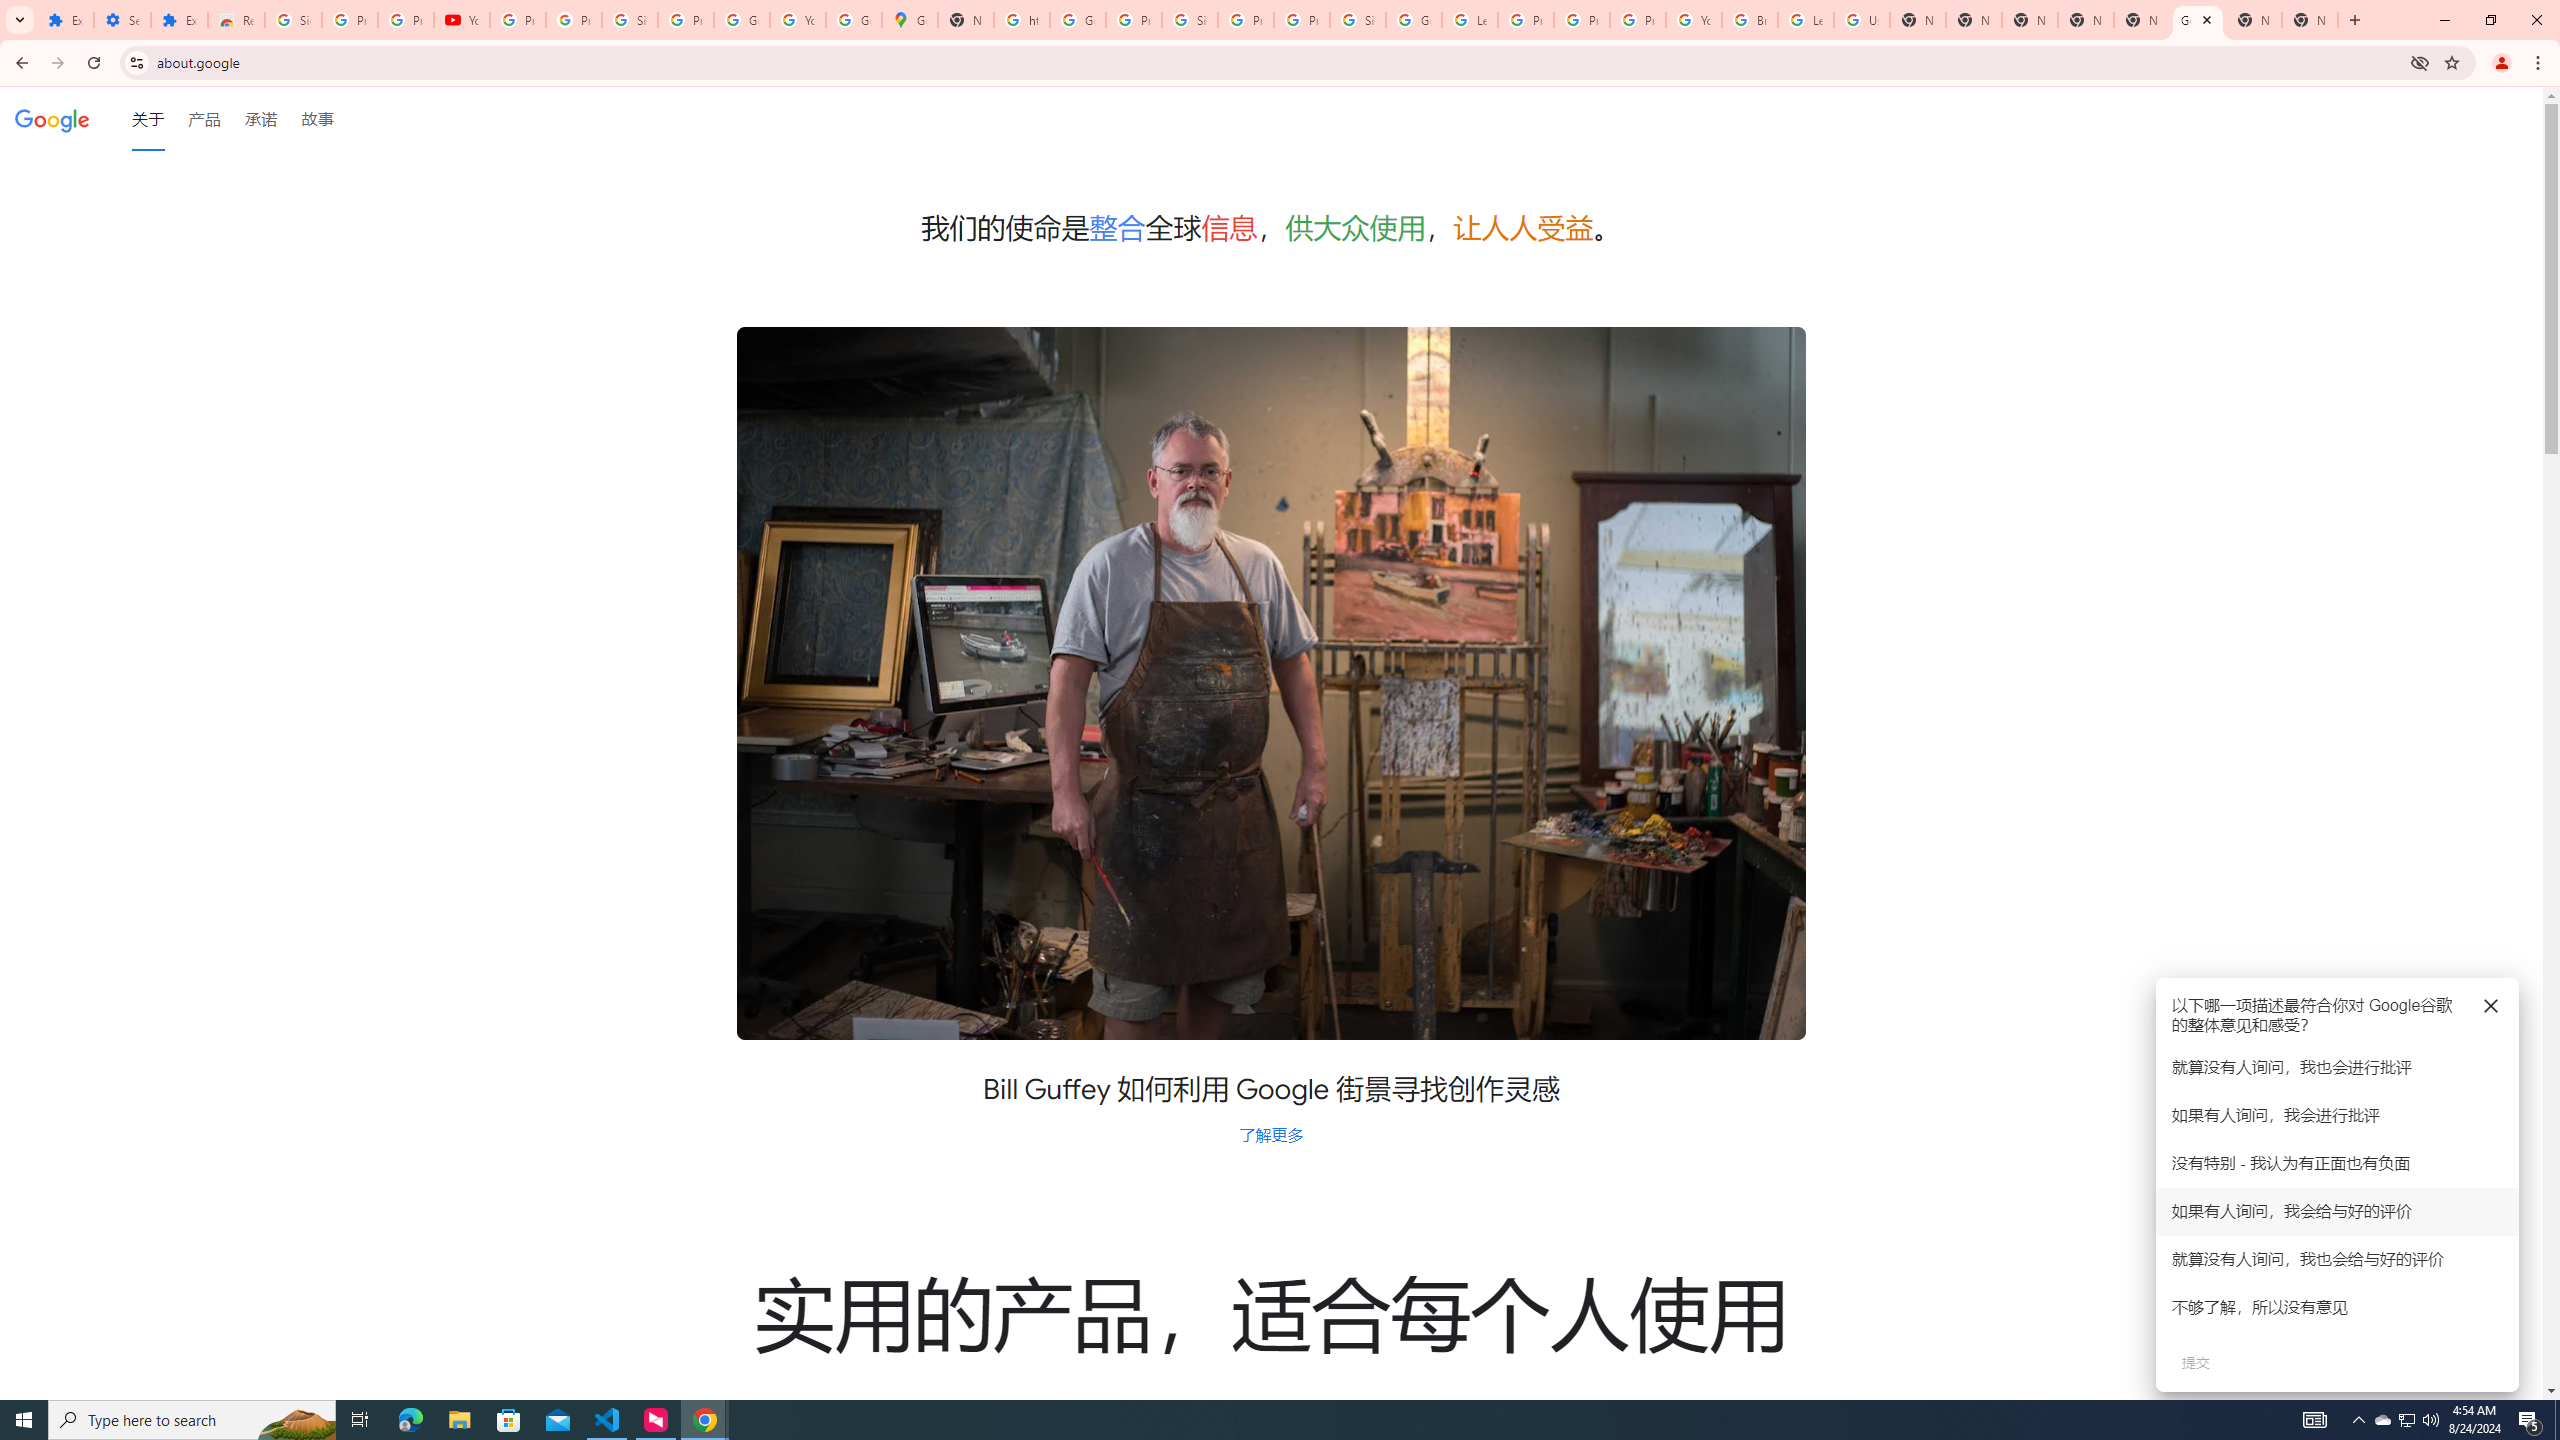  What do you see at coordinates (1748, 19) in the screenshot?
I see `'Browse Chrome as a guest - Computer - Google Chrome Help'` at bounding box center [1748, 19].